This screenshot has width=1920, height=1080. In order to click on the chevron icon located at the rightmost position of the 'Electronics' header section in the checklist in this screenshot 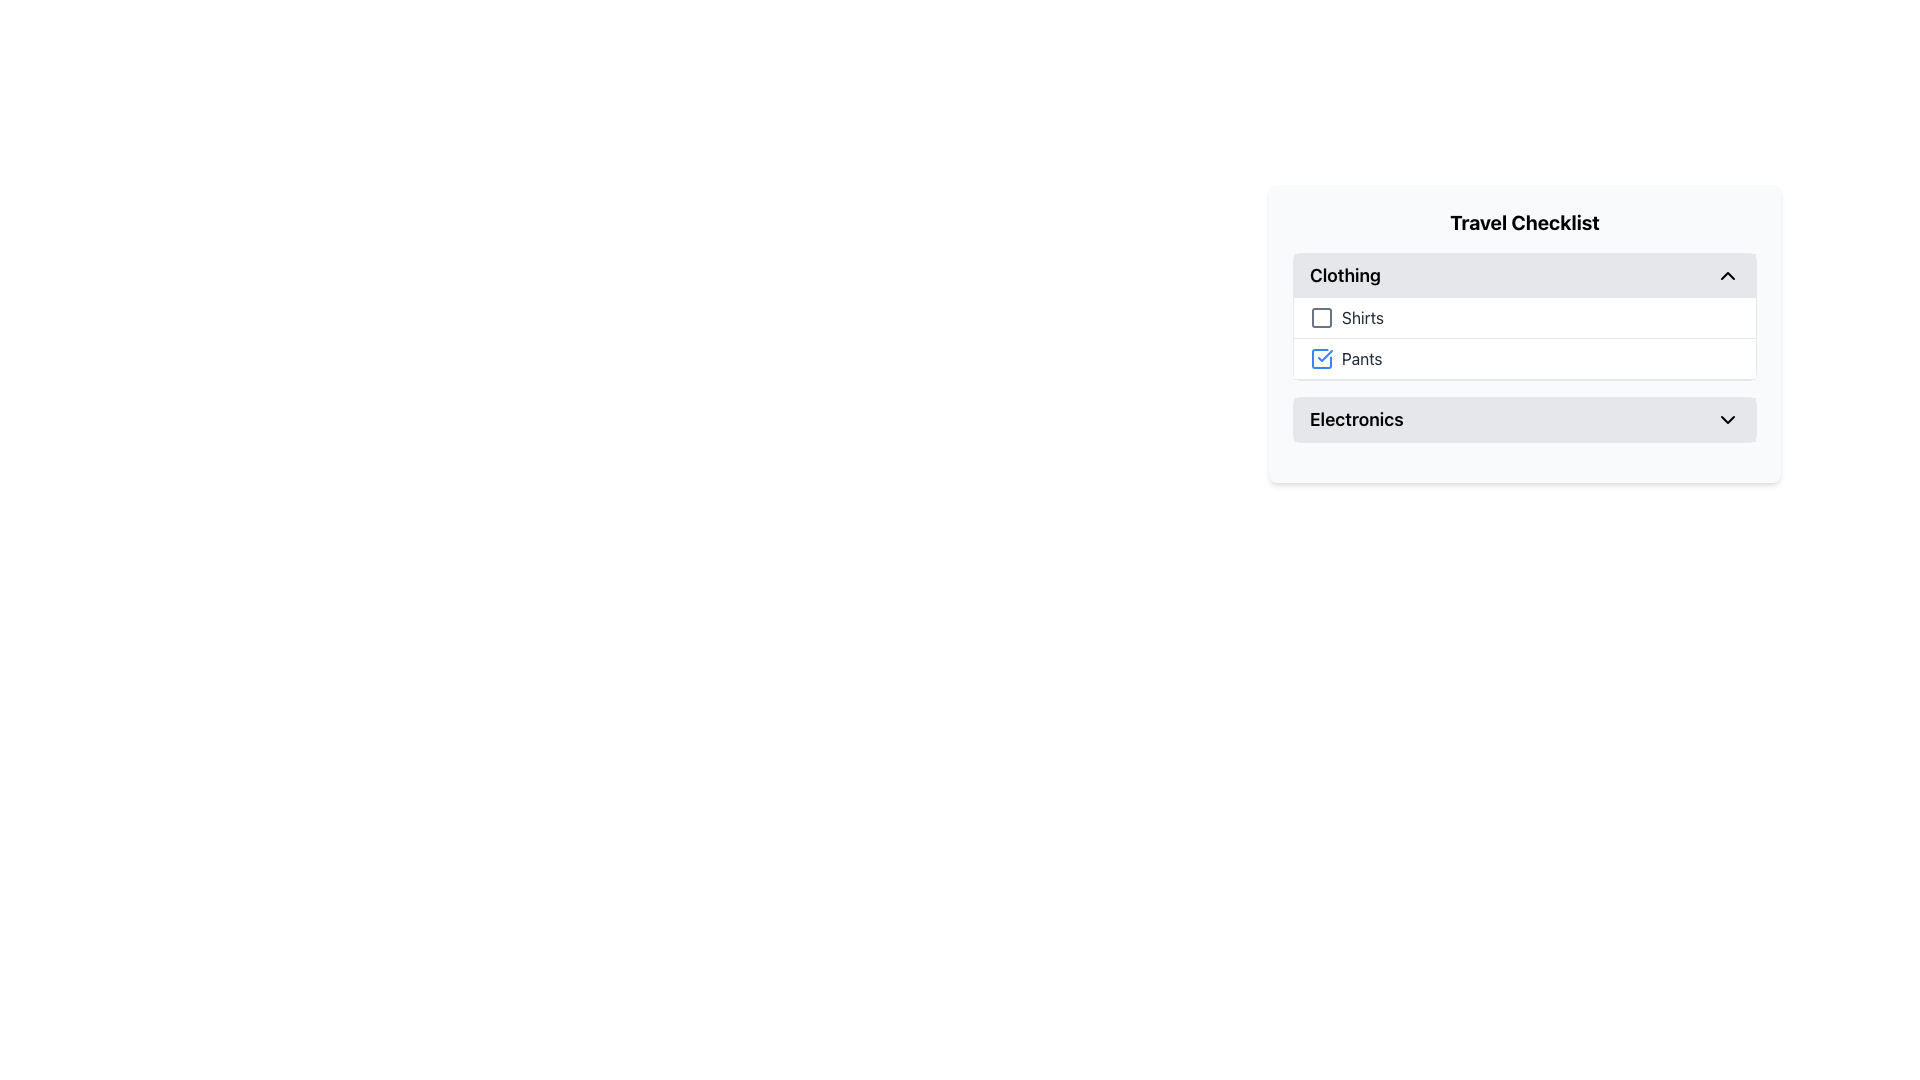, I will do `click(1727, 419)`.